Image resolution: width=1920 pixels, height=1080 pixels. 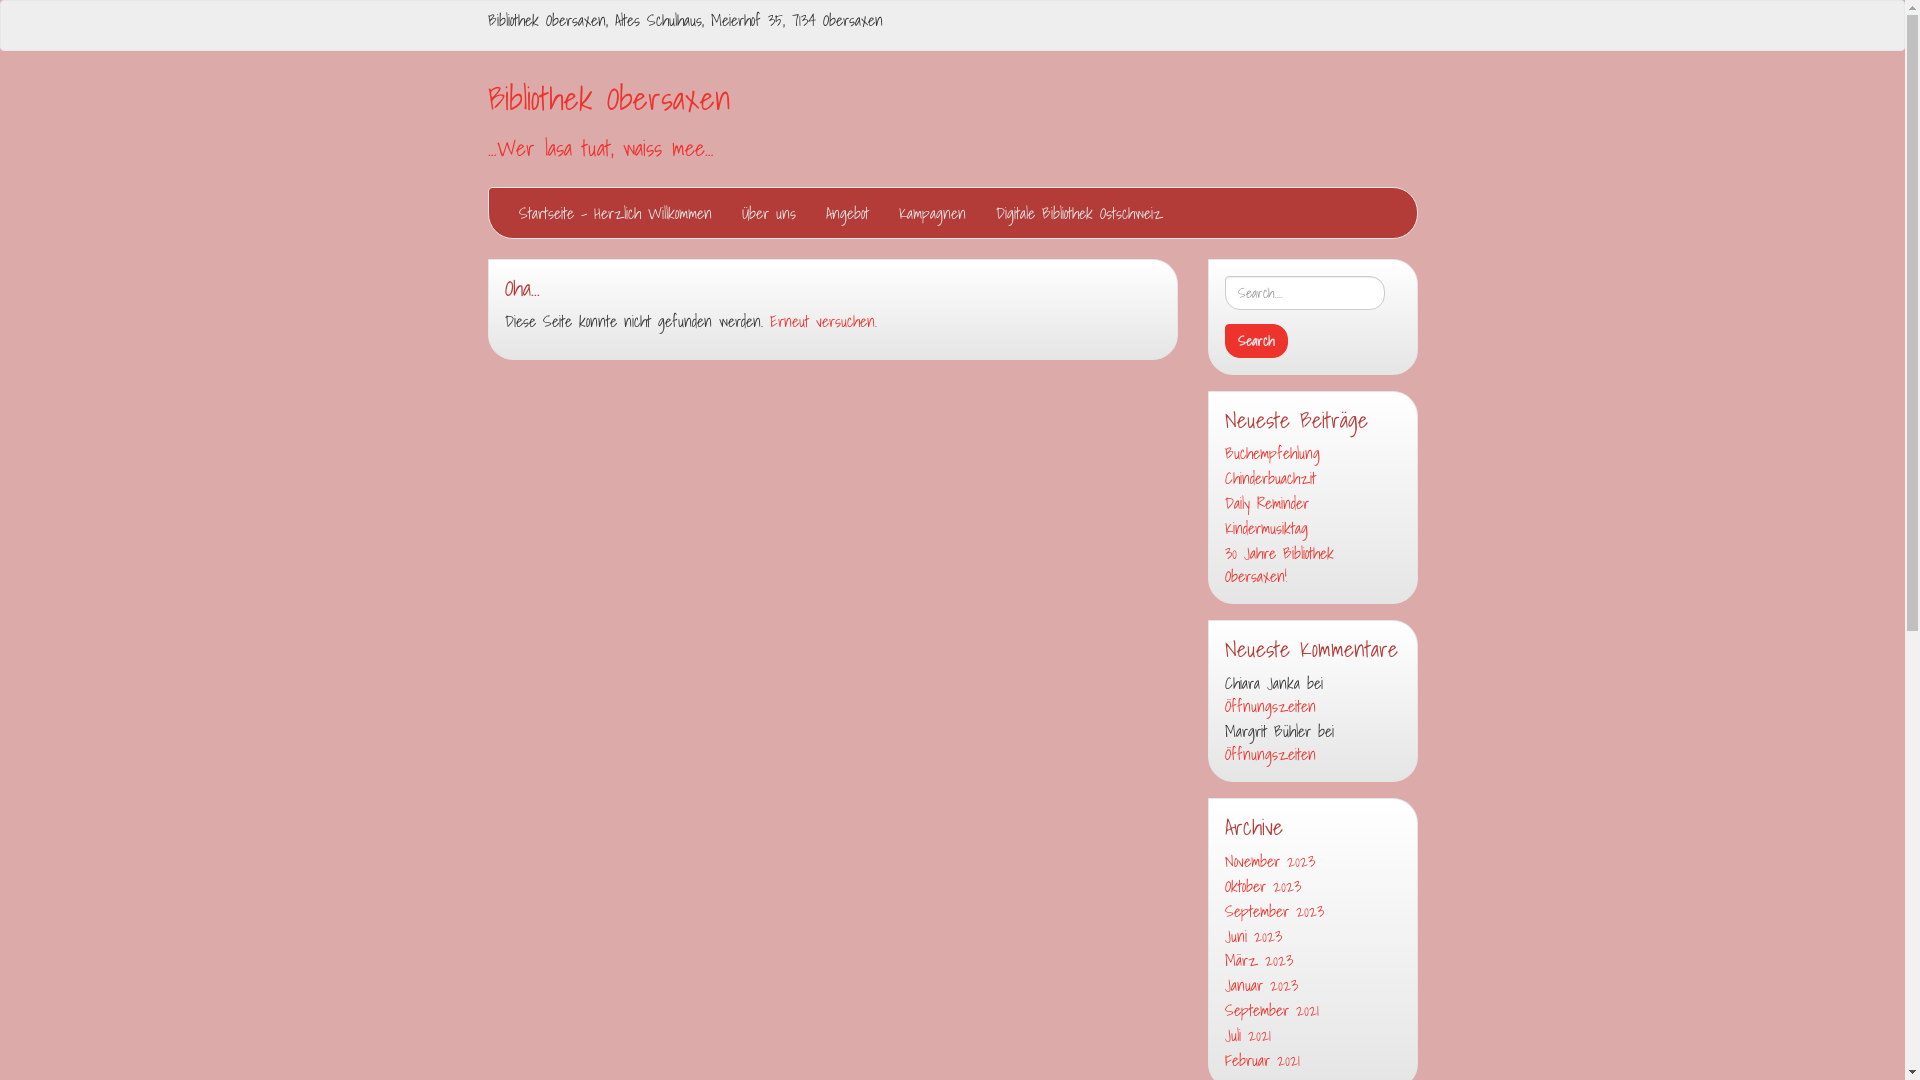 What do you see at coordinates (1311, 860) in the screenshot?
I see `'November 2023'` at bounding box center [1311, 860].